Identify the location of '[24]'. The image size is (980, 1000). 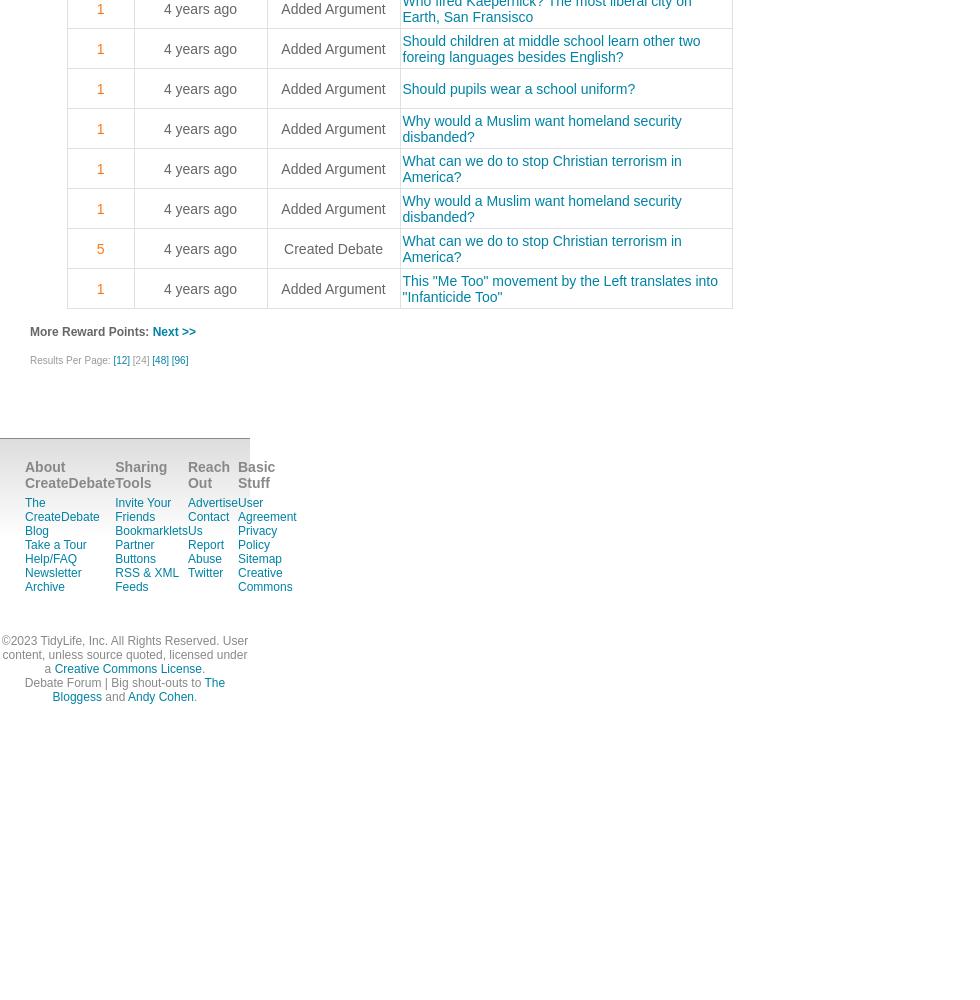
(141, 359).